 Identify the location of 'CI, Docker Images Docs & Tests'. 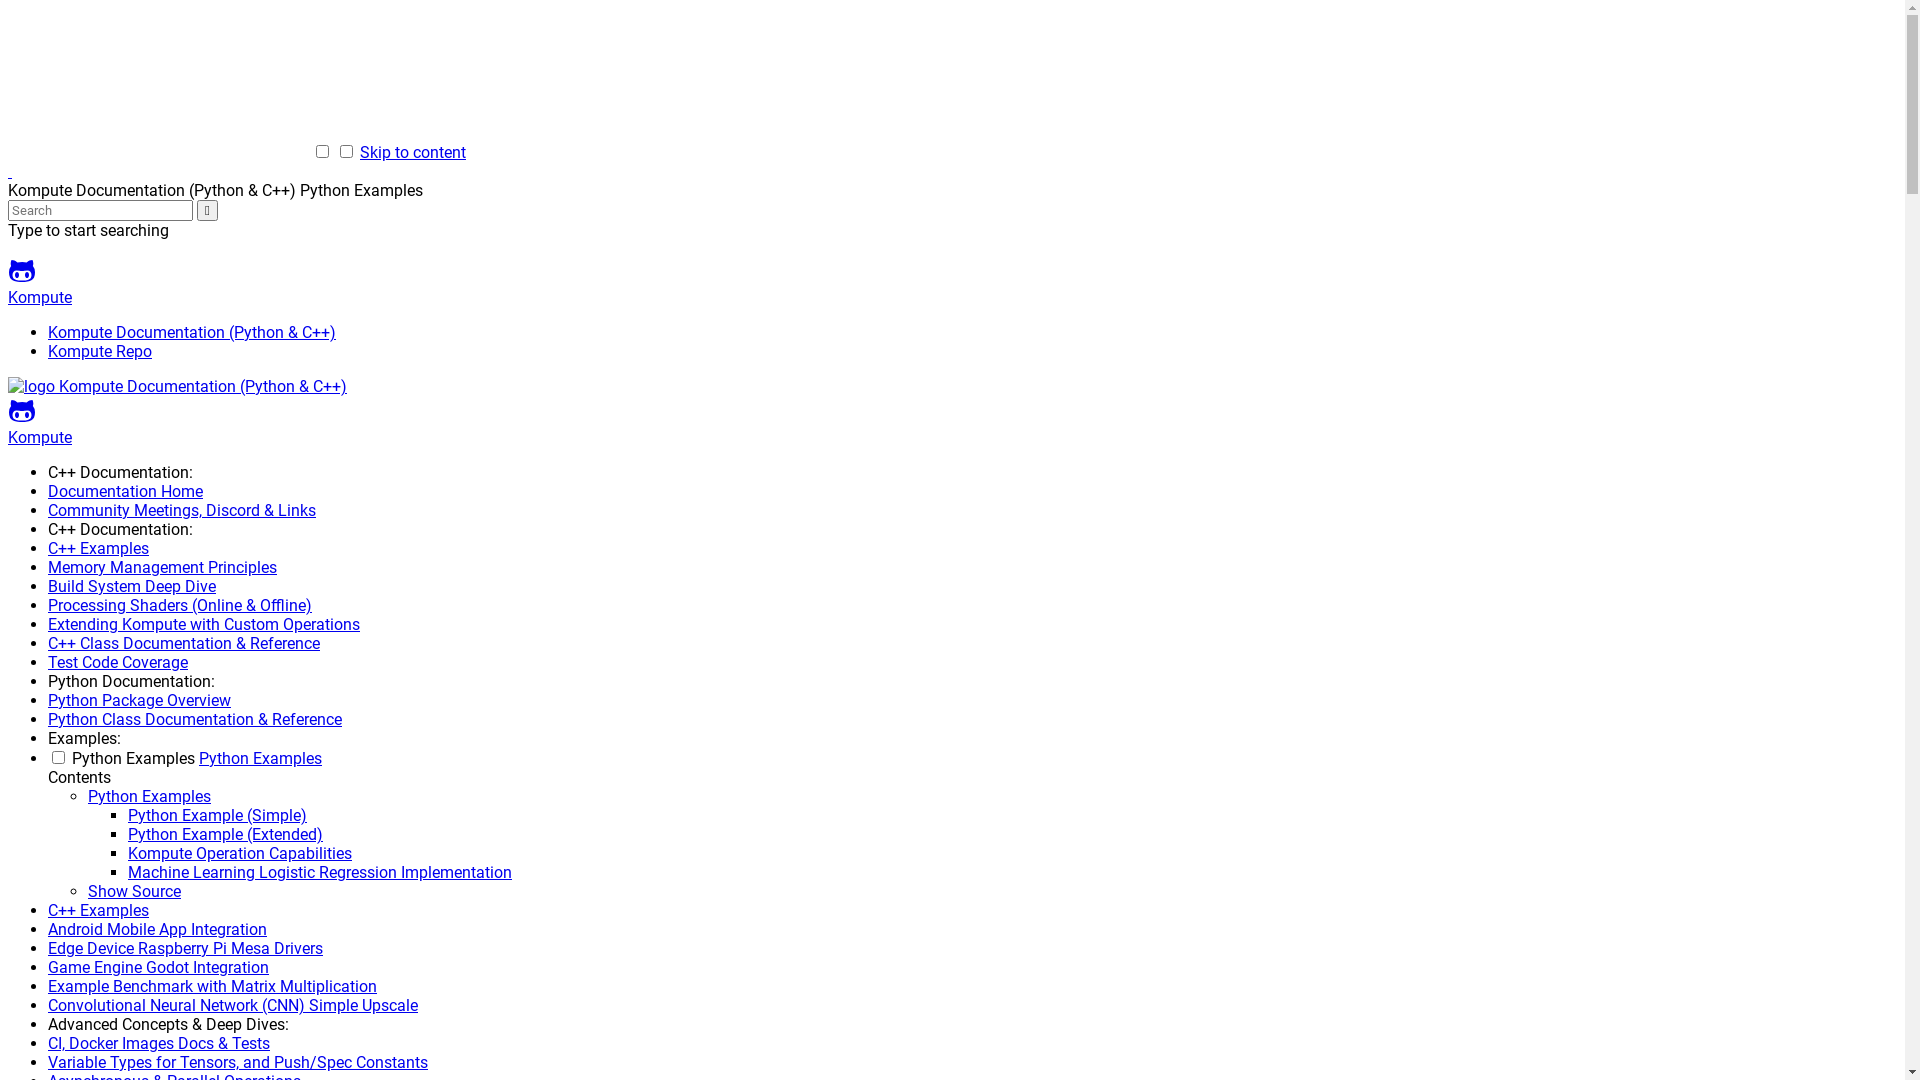
(157, 1042).